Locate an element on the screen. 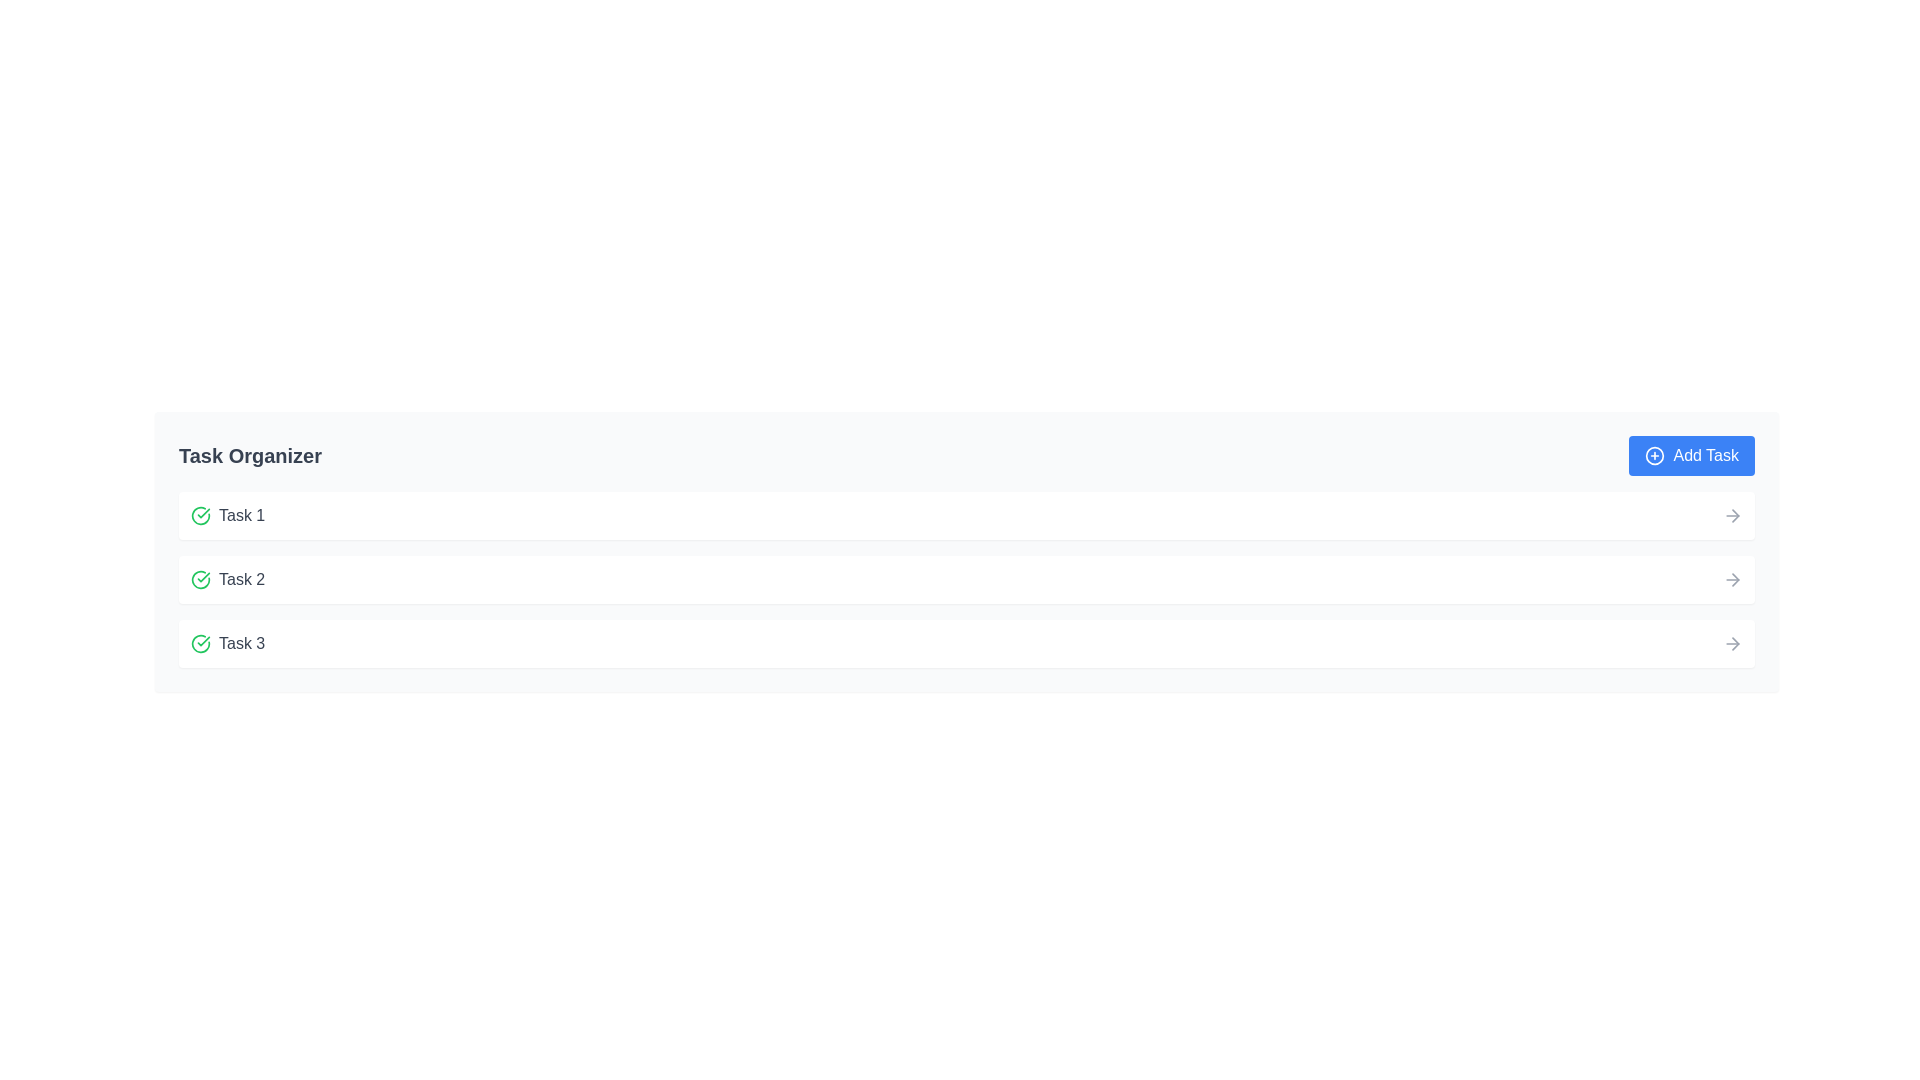 The image size is (1920, 1080). the small right-pointing arrow-shaped icon located to the far right of the 'Add Task' button is located at coordinates (1734, 515).